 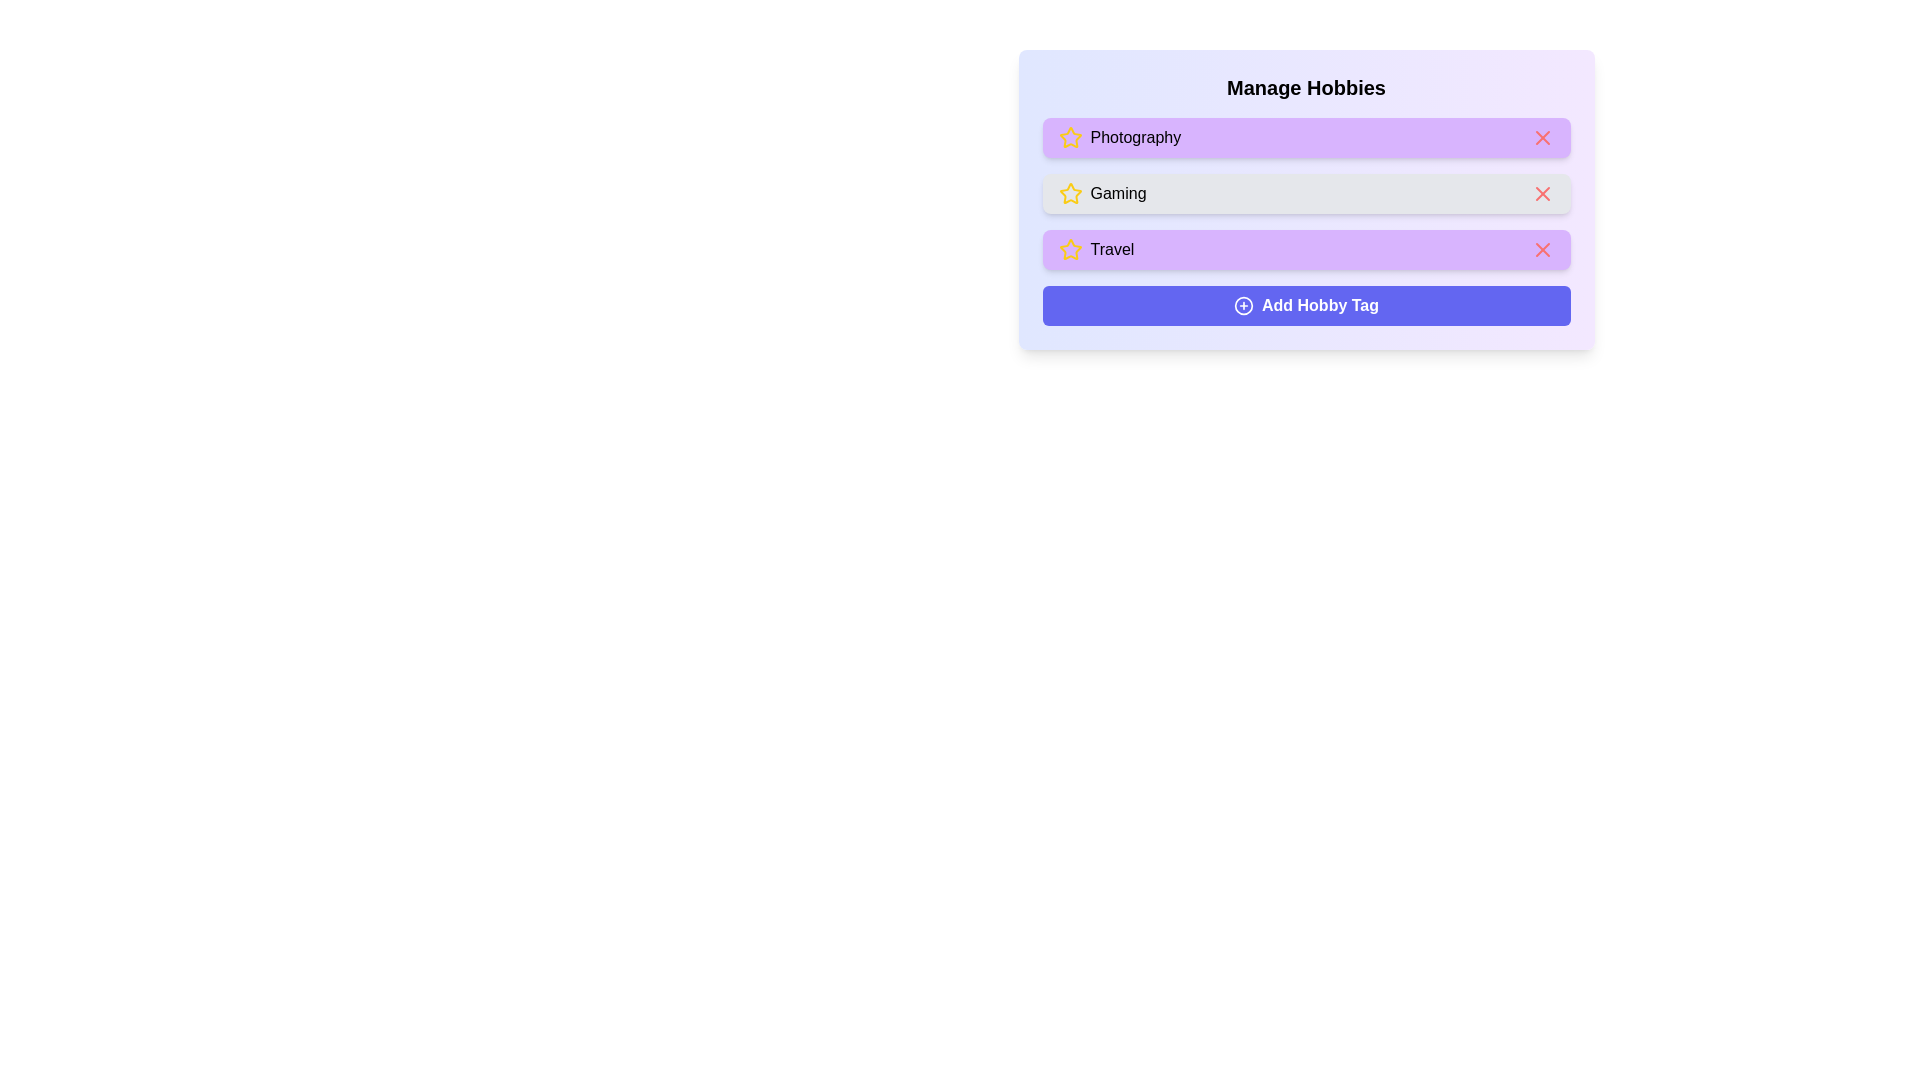 I want to click on 'X' icon to remove the hobby tag 'Travel', so click(x=1541, y=249).